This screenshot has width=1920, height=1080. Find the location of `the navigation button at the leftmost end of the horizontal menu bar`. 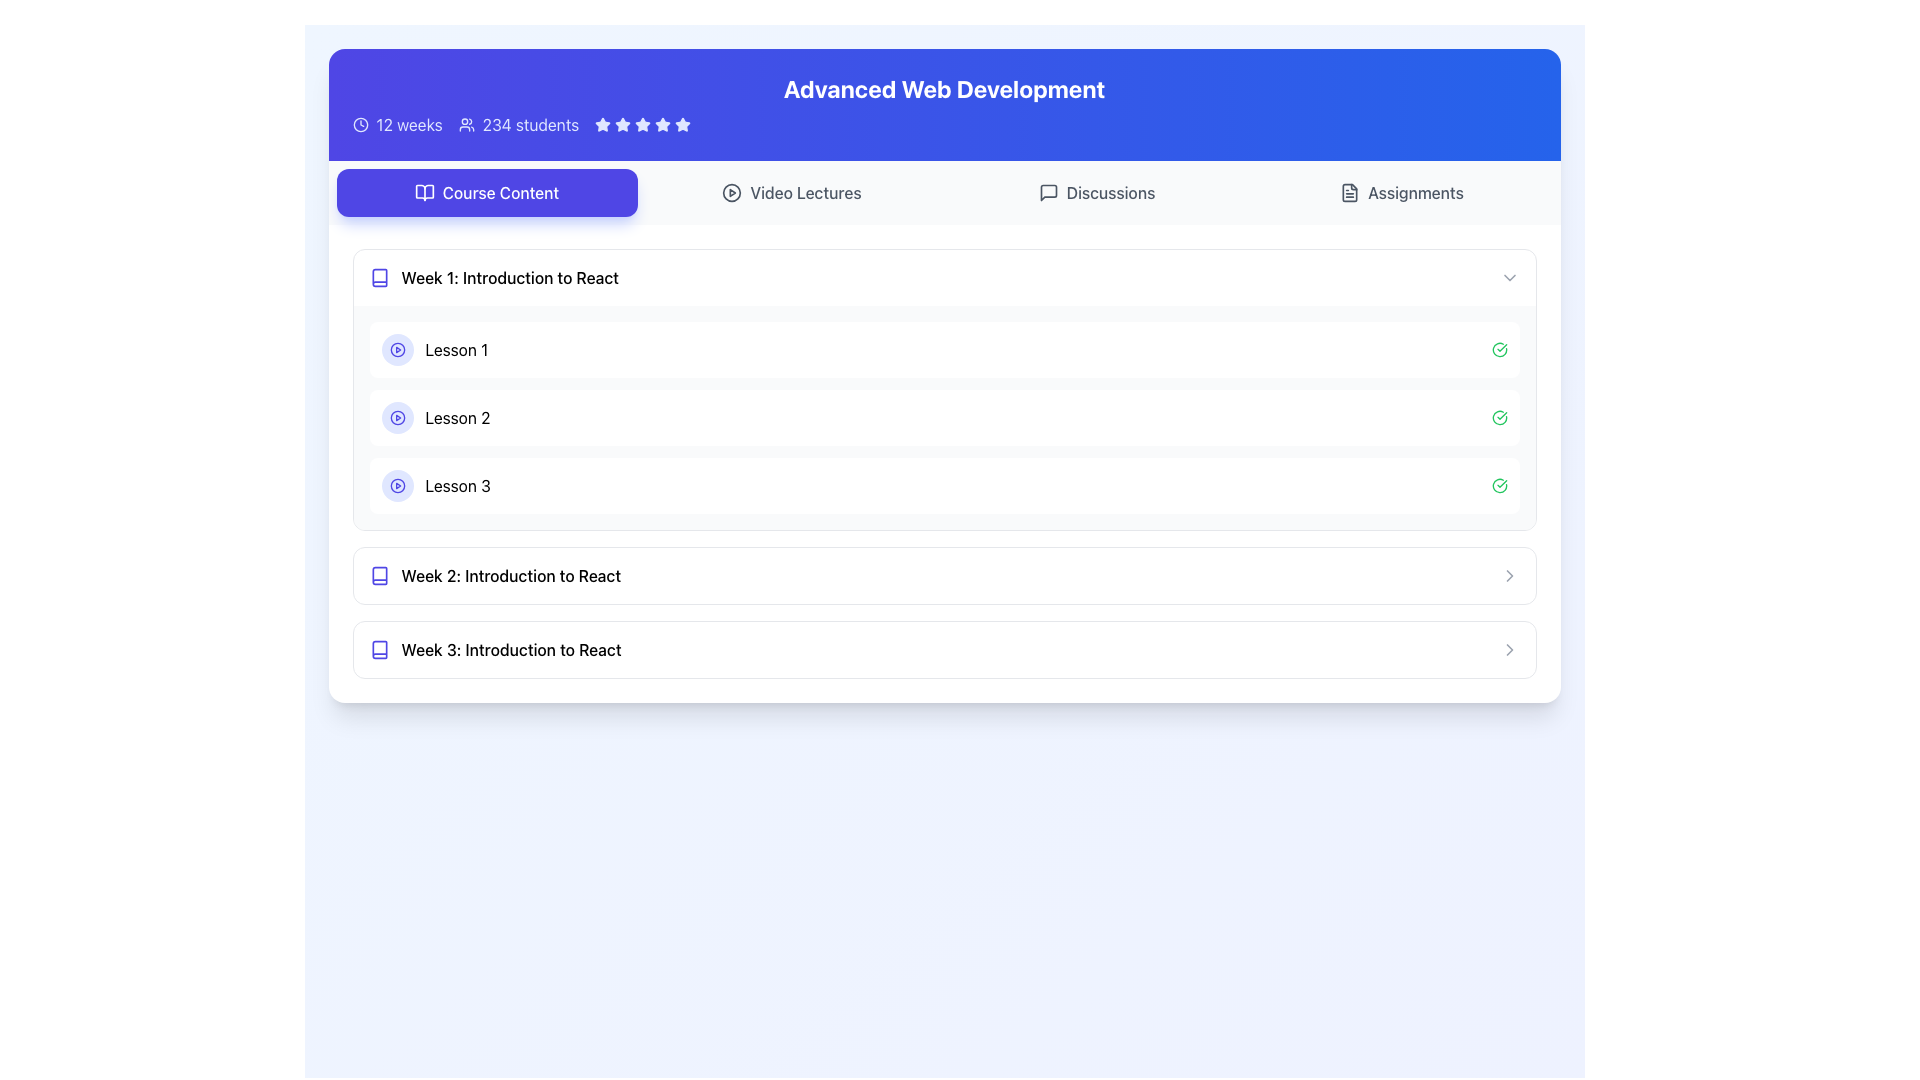

the navigation button at the leftmost end of the horizontal menu bar is located at coordinates (486, 192).